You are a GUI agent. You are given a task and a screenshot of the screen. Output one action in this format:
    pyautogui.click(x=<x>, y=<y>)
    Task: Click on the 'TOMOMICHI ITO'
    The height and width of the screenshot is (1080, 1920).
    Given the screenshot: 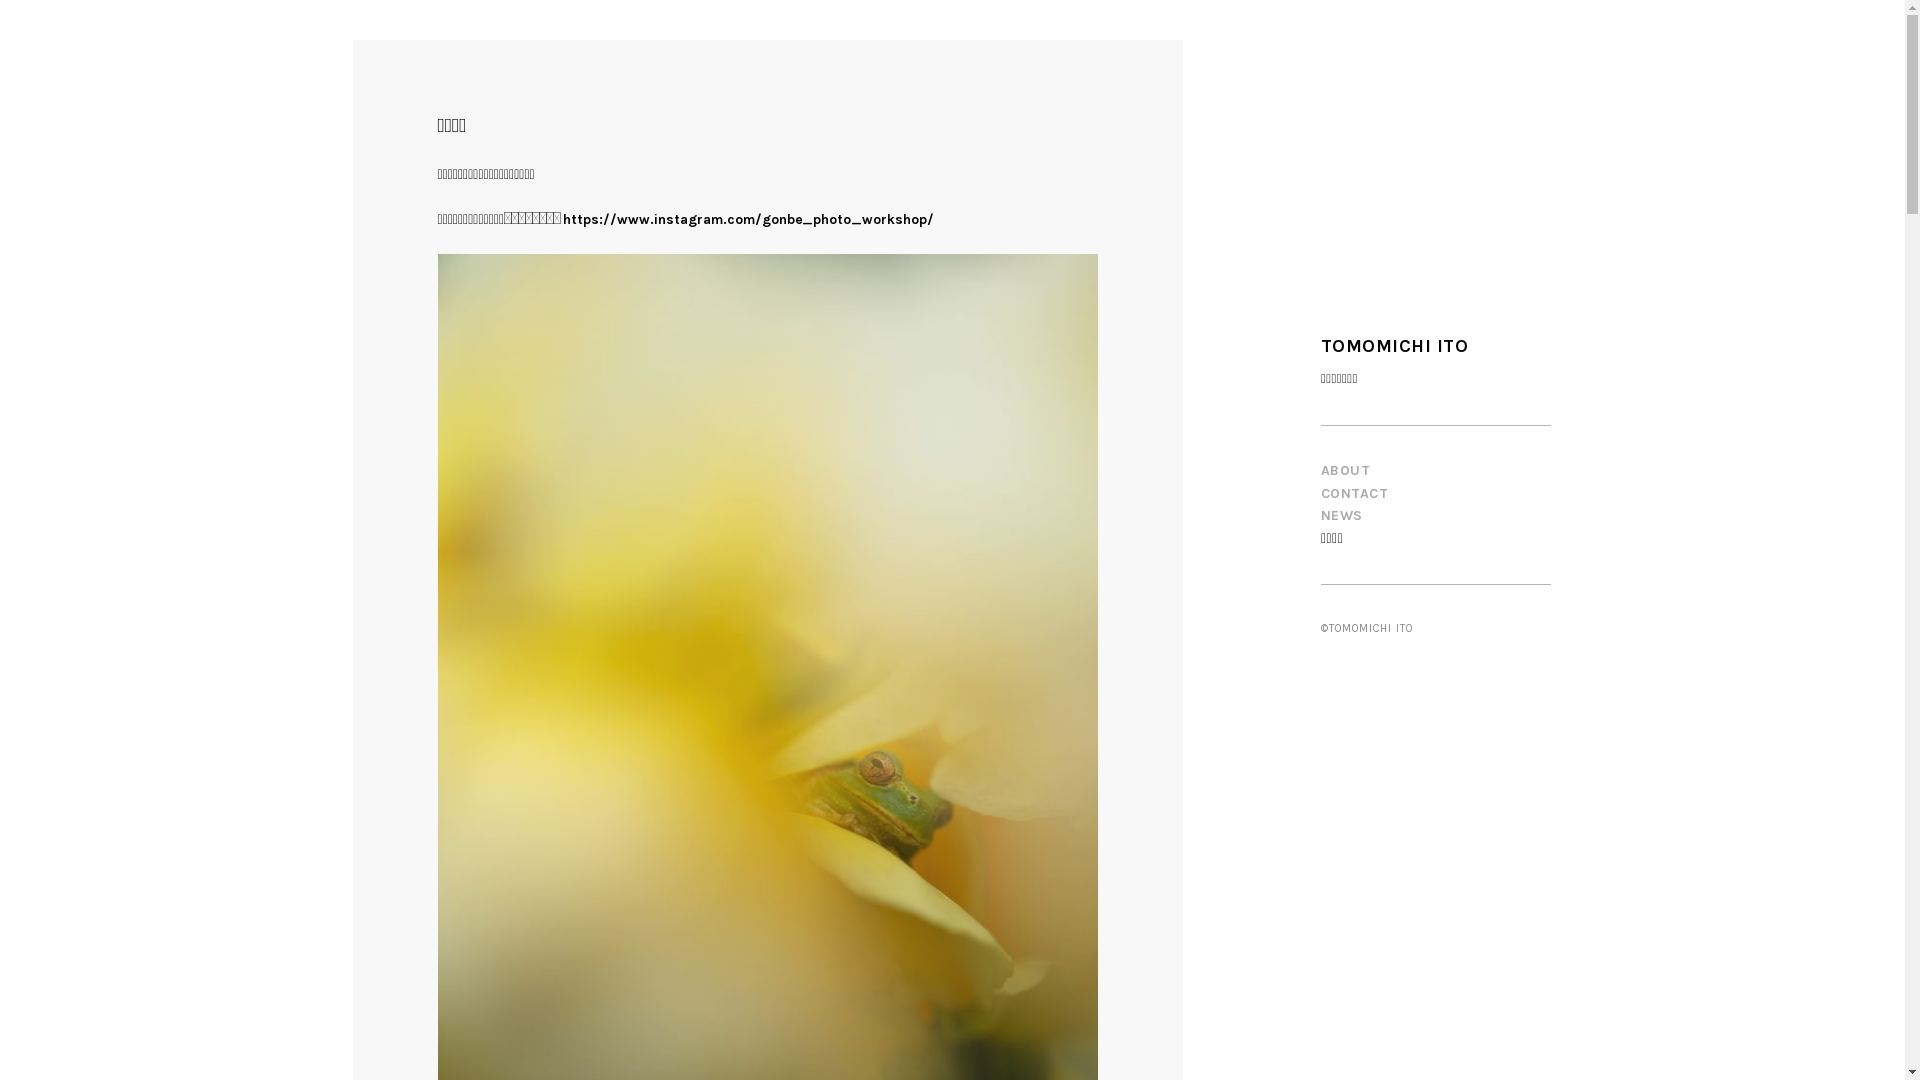 What is the action you would take?
    pyautogui.click(x=1320, y=345)
    